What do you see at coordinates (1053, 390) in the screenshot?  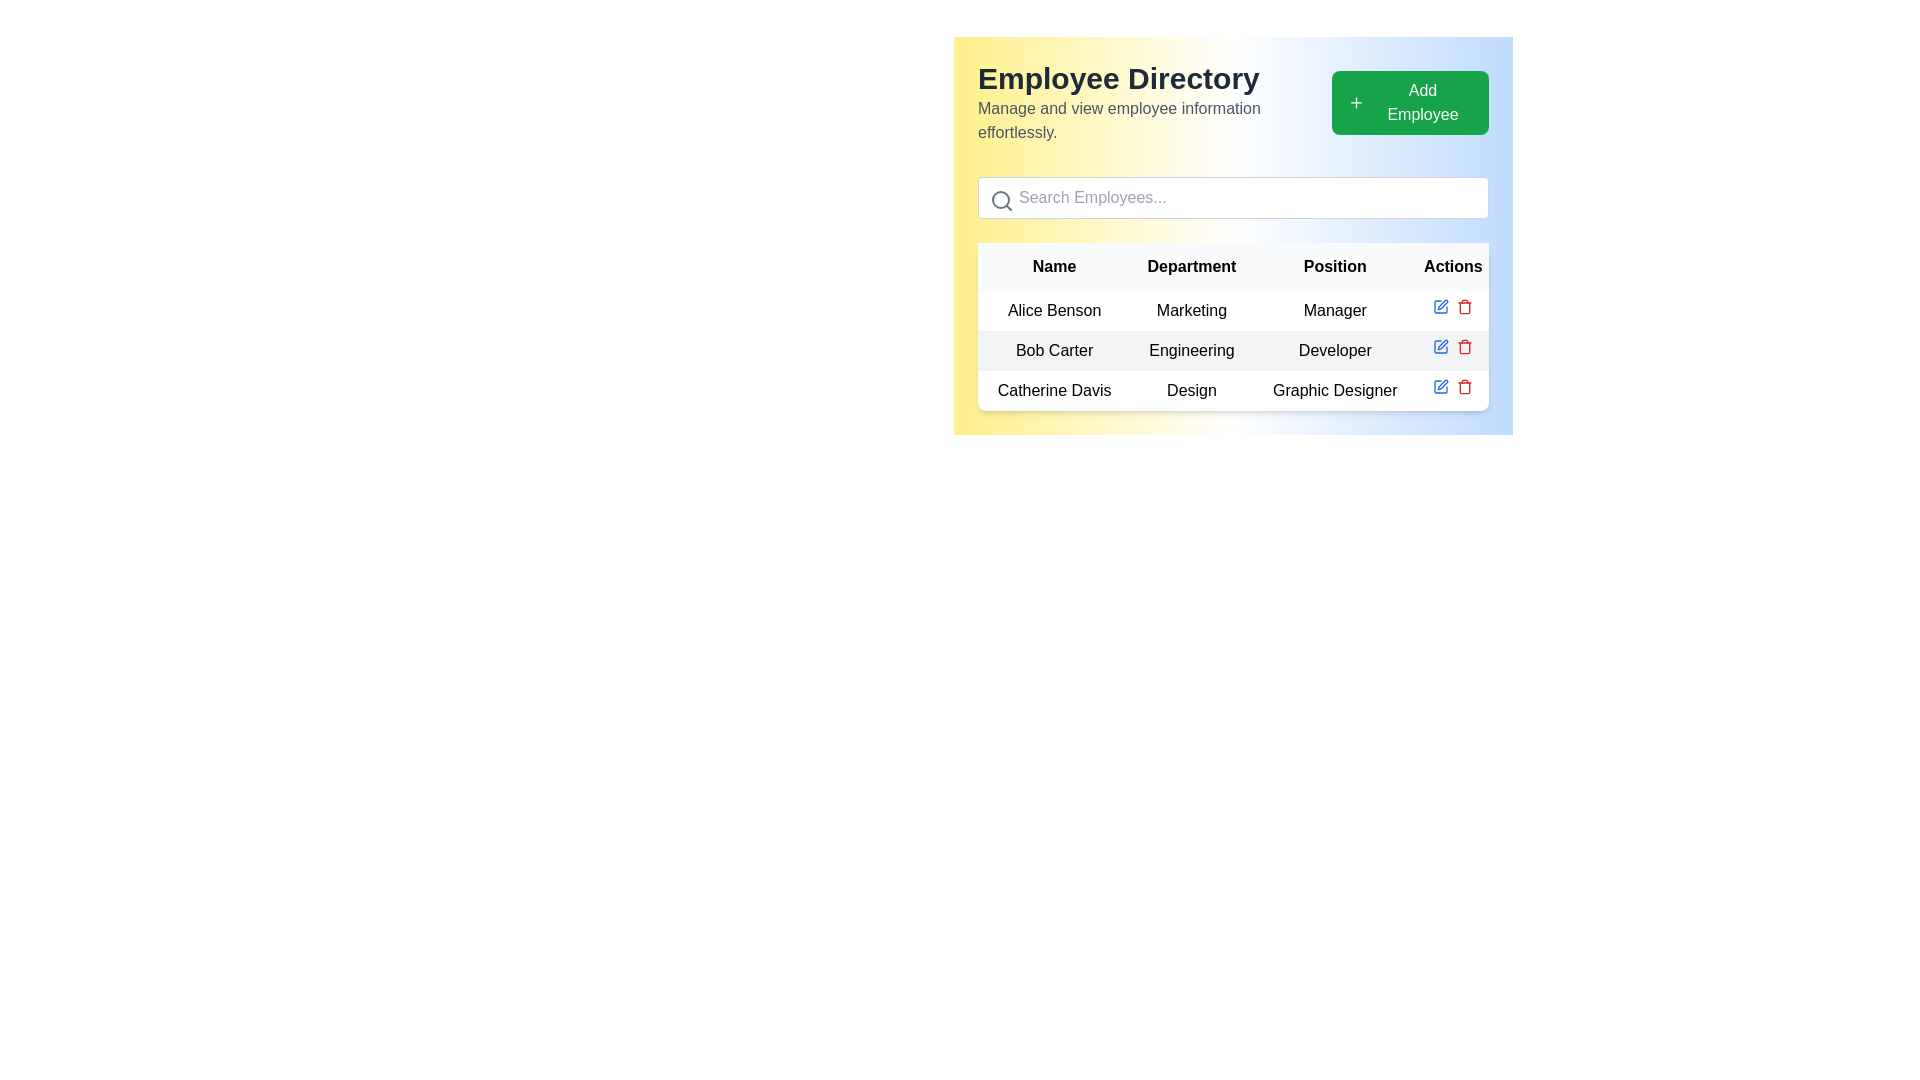 I see `the Text label displaying 'Catherine Davis' in the 'Name' column of the third row in the Employee Directory section` at bounding box center [1053, 390].